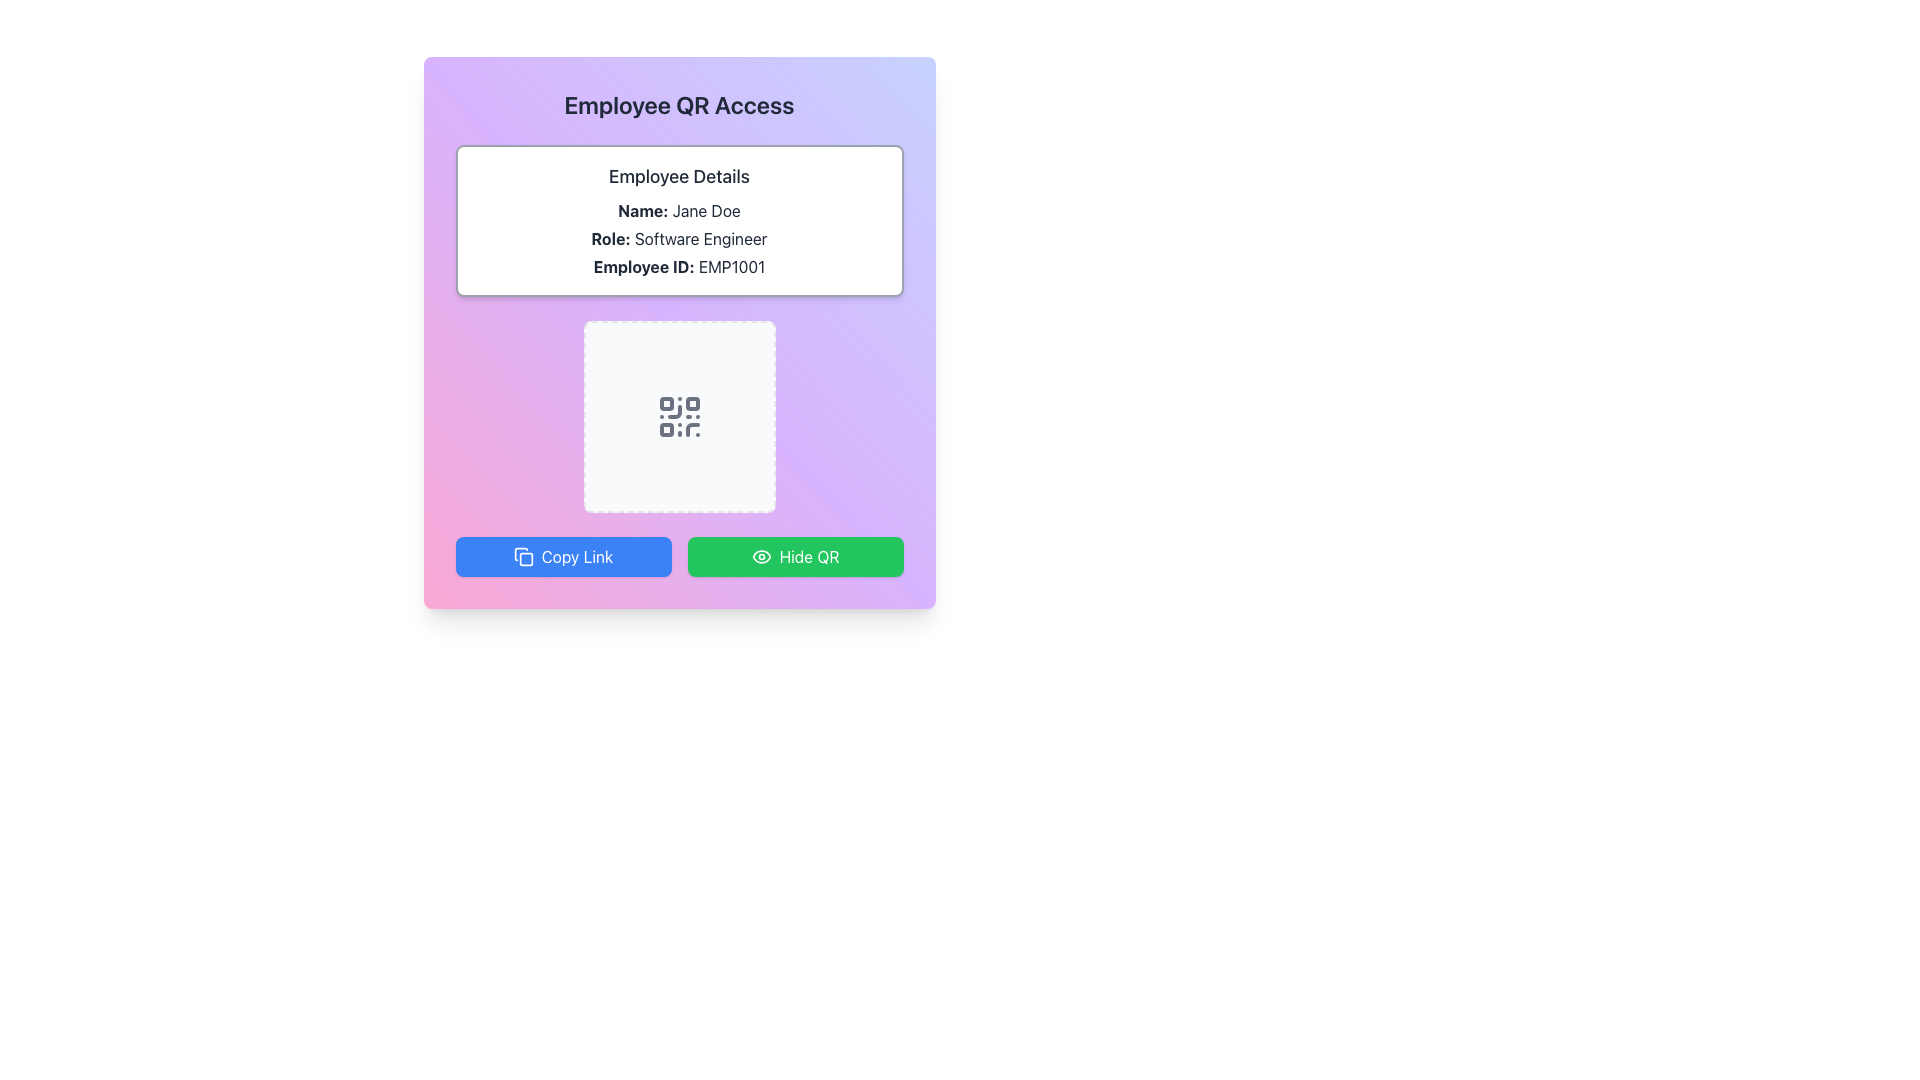  What do you see at coordinates (692, 404) in the screenshot?
I see `the small square with rounded corners located at the top-right corner of the QR code, which is part of the employee information card` at bounding box center [692, 404].